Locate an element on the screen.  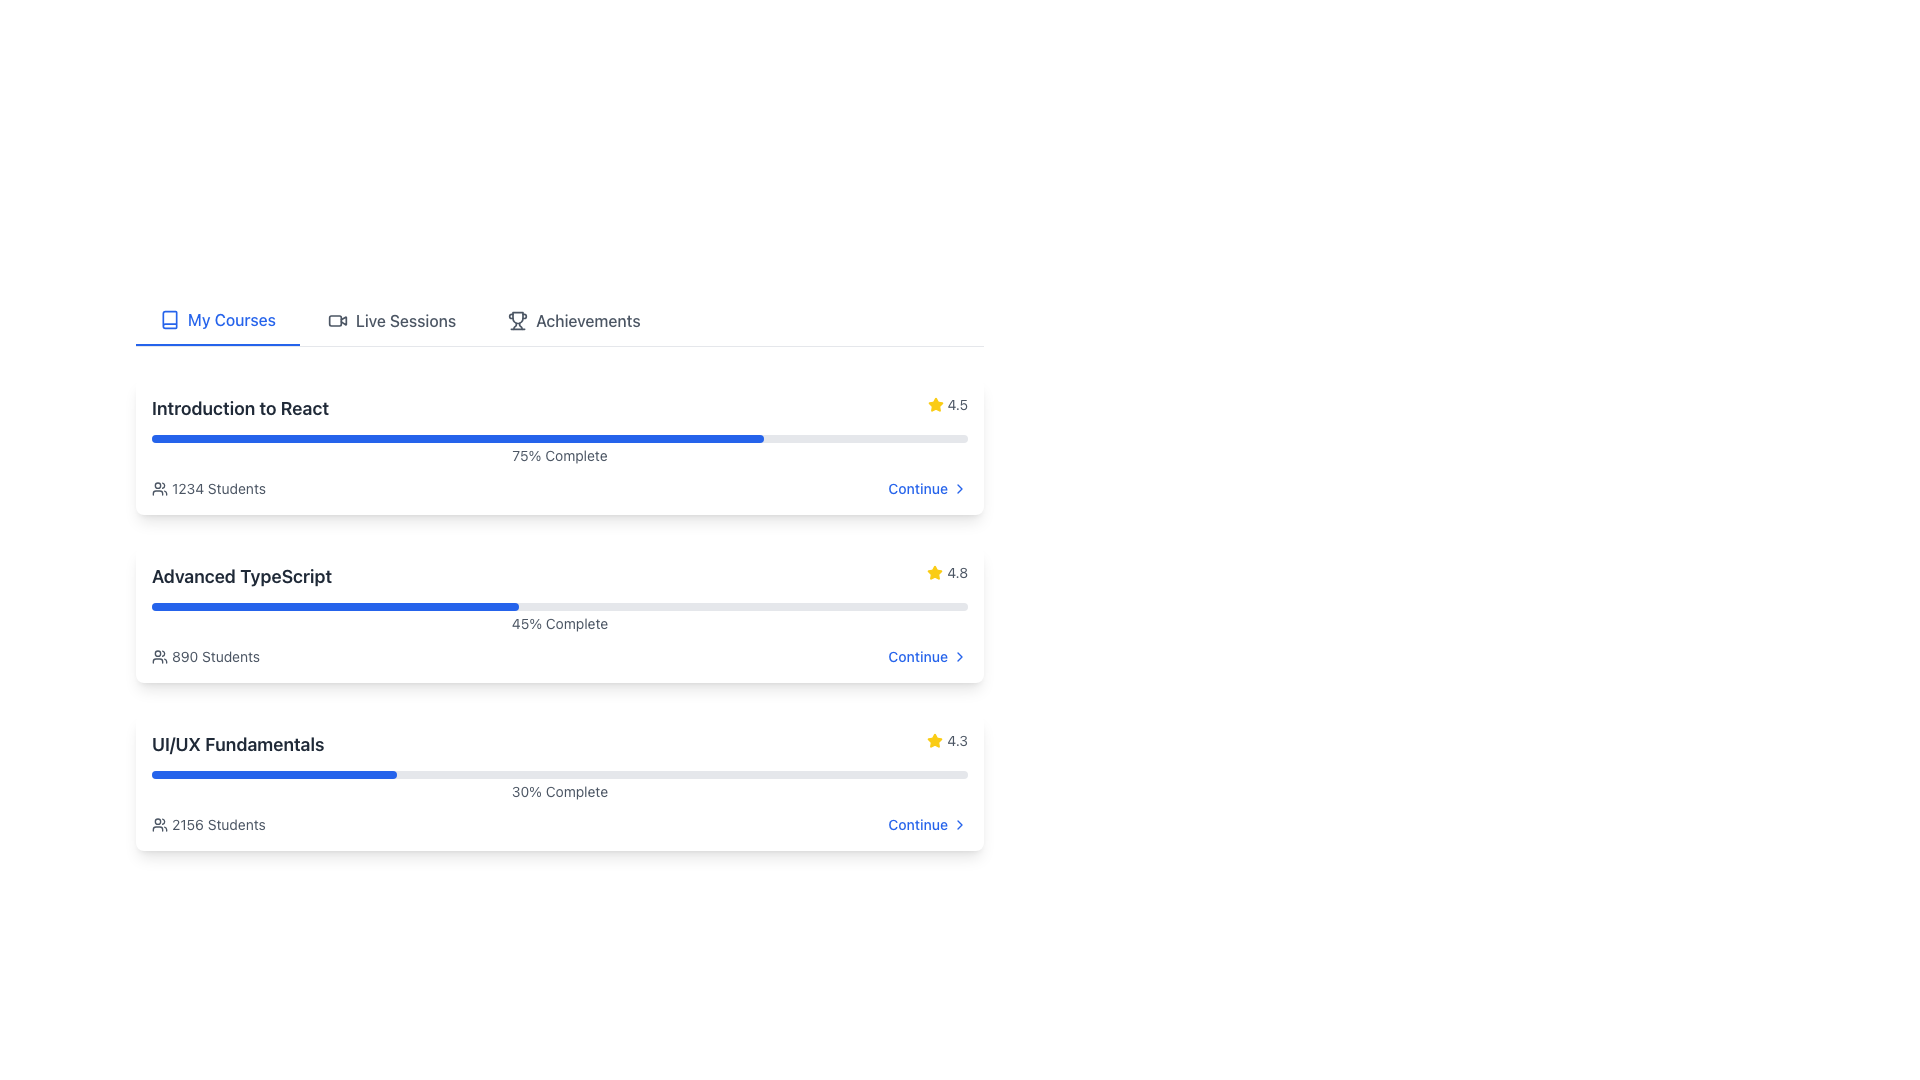
rating value displayed in the text label showing '4.5', which is styled in gray color and positioned next to a star icon in the upper right section of the course details is located at coordinates (956, 405).